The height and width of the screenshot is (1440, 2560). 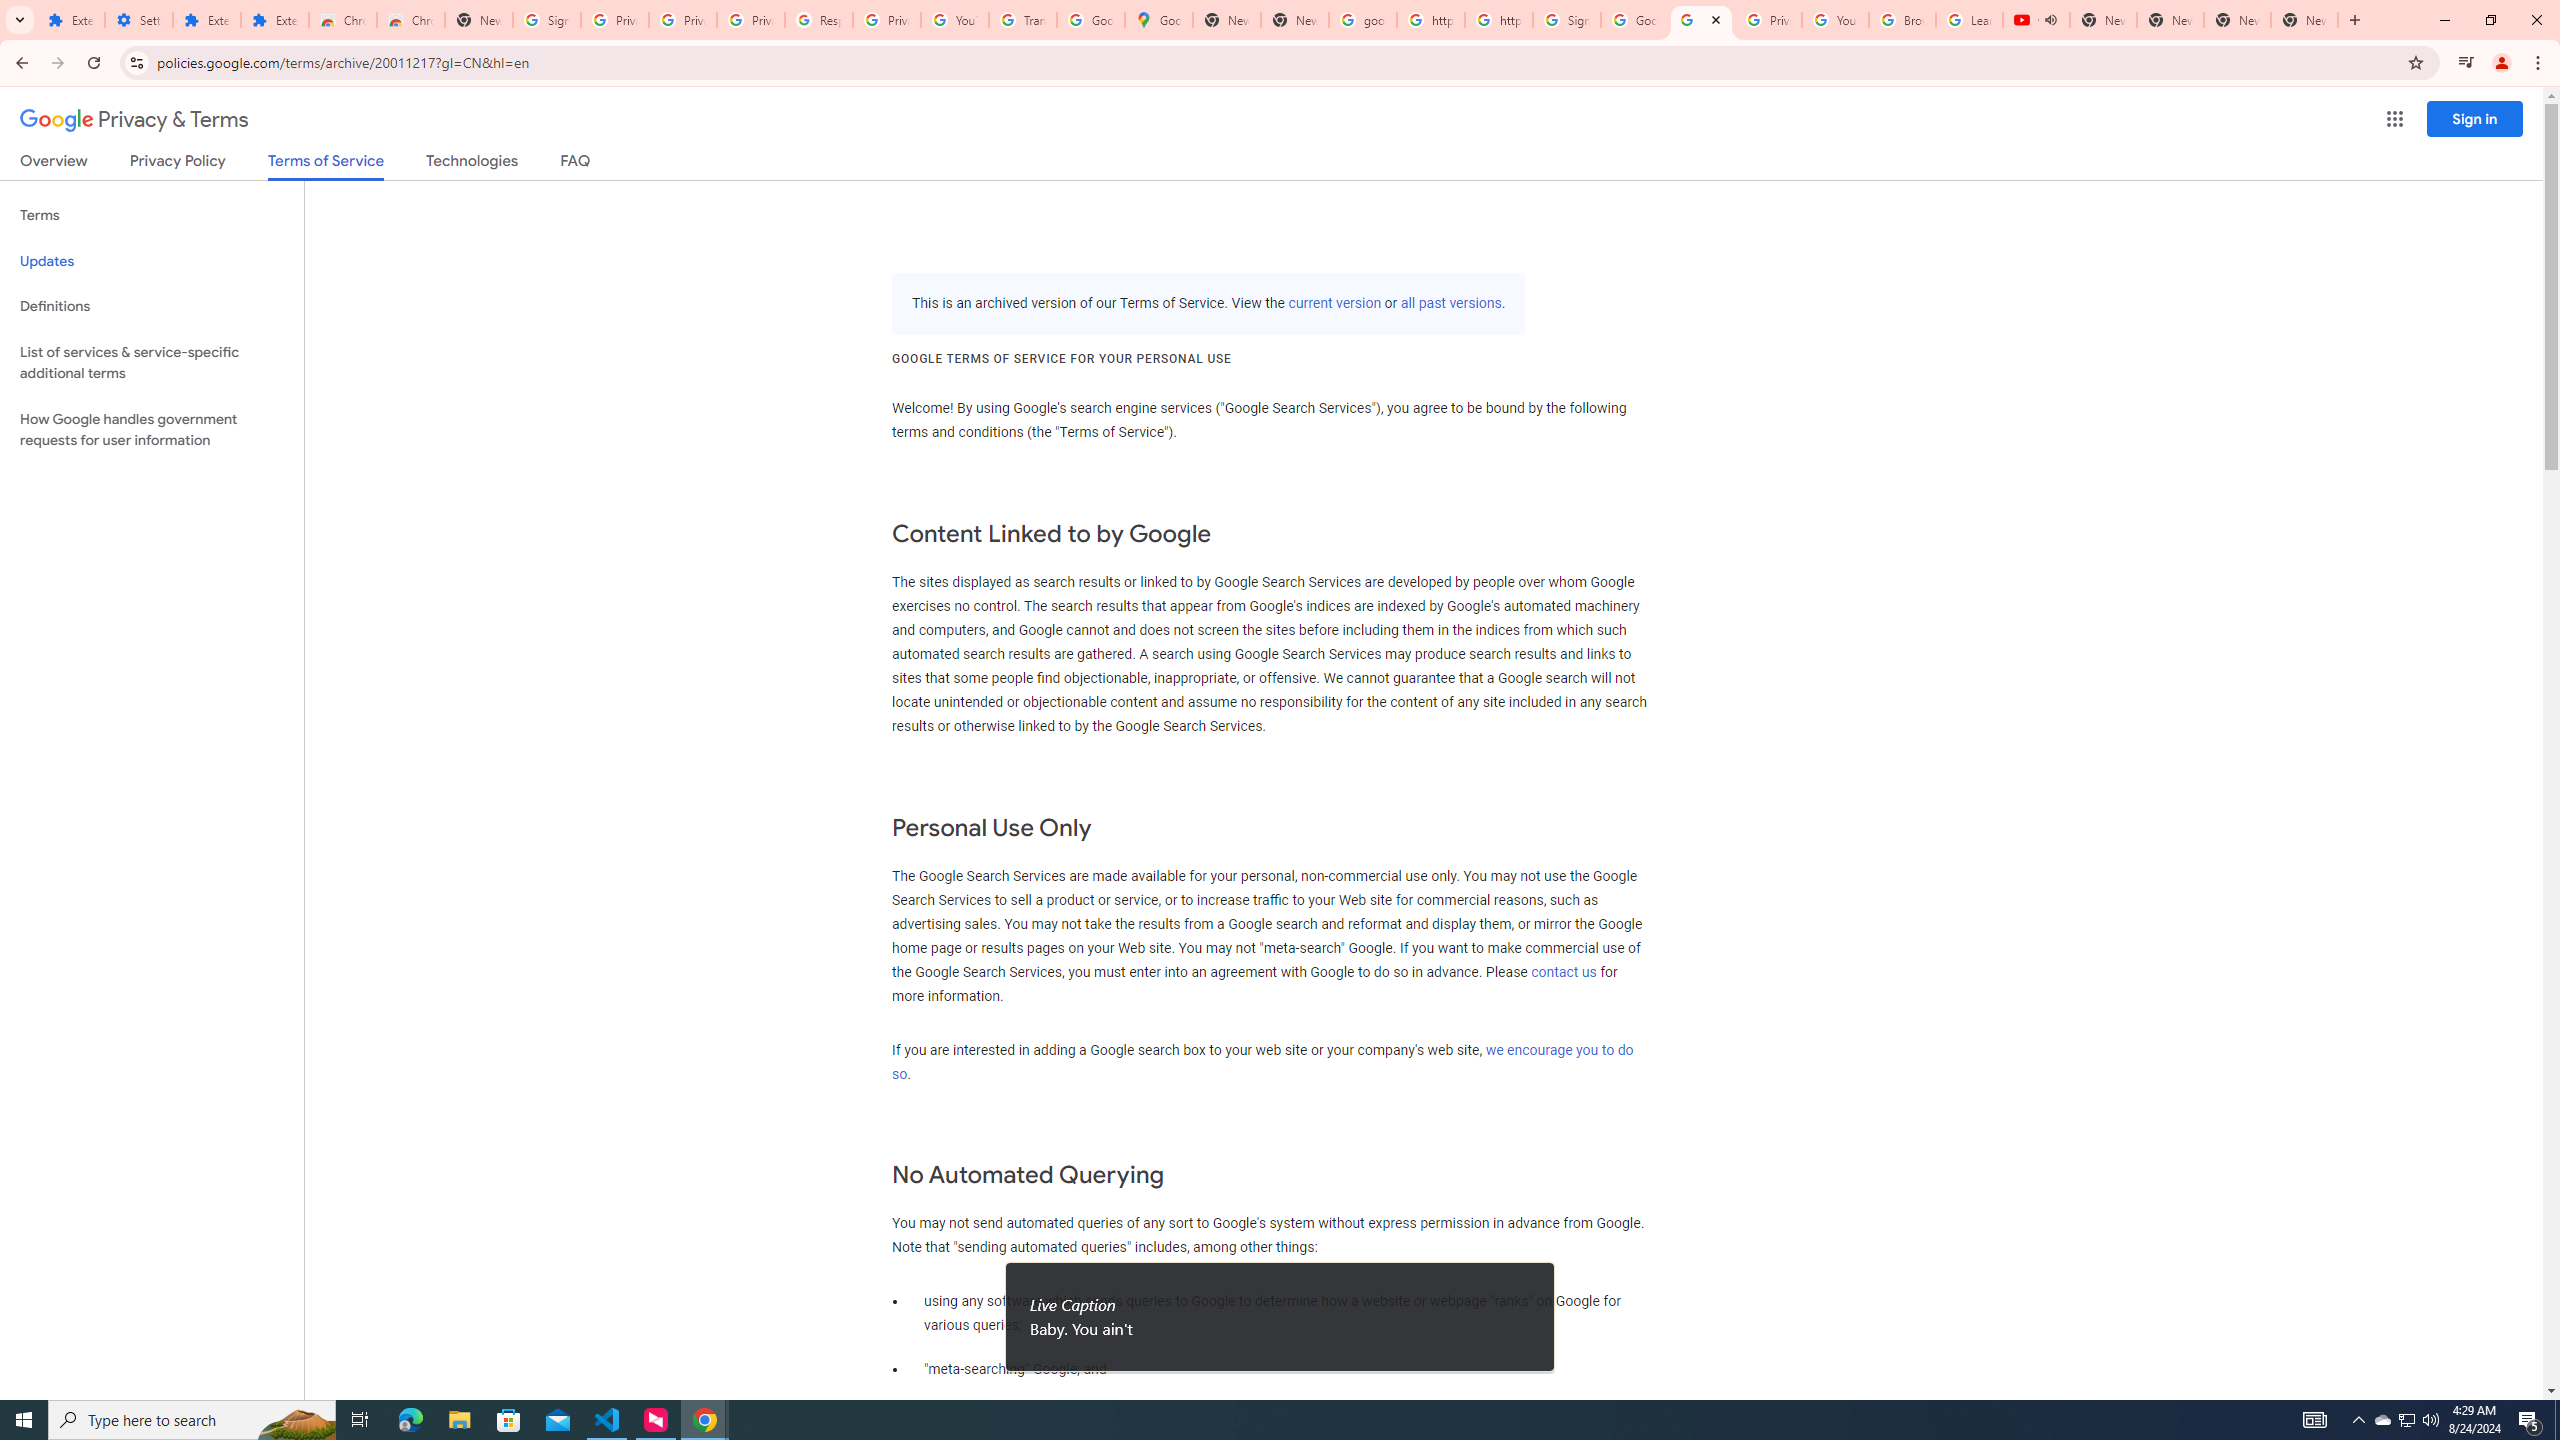 I want to click on 'we encourage you to do so', so click(x=1261, y=1061).